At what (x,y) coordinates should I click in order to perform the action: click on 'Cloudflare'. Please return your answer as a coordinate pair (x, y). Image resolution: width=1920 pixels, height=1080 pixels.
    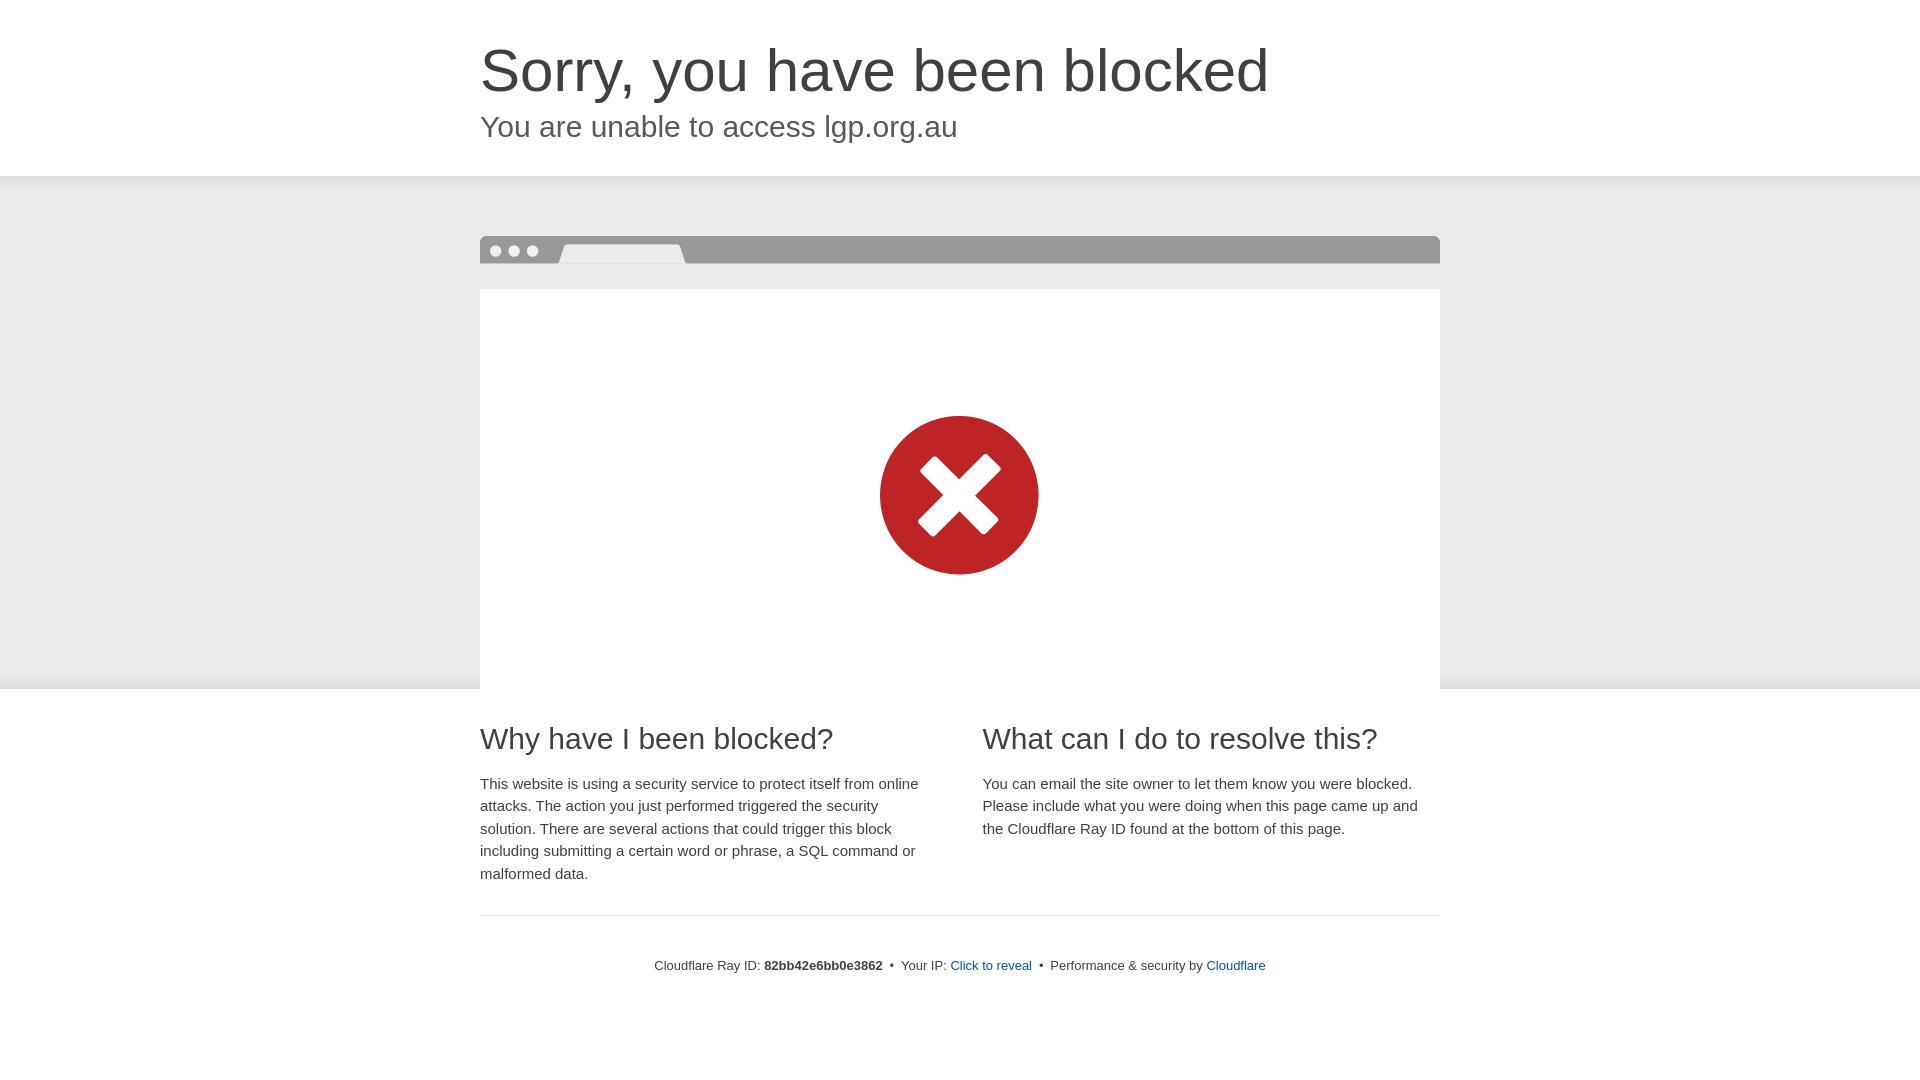
    Looking at the image, I should click on (1234, 964).